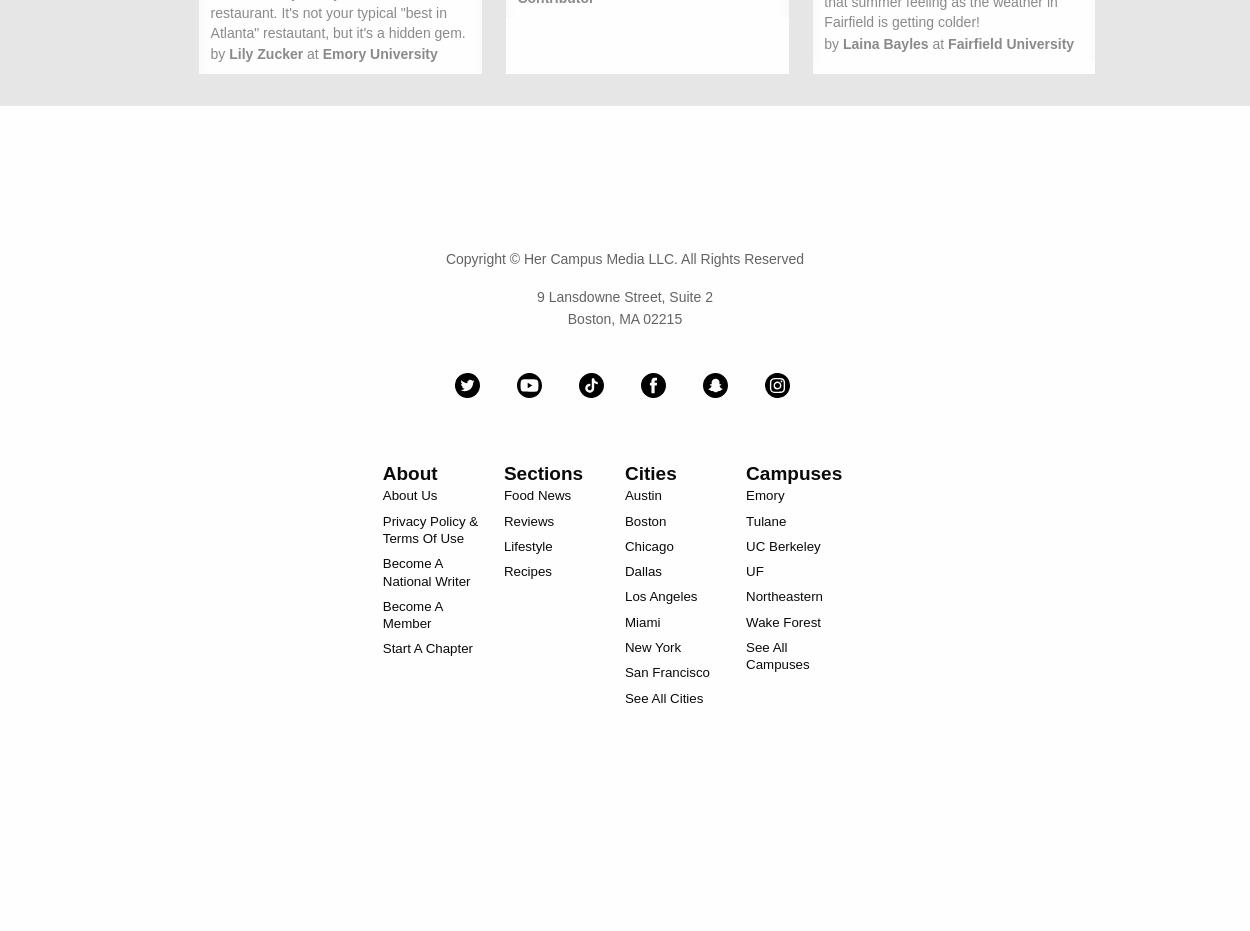 Image resolution: width=1250 pixels, height=931 pixels. What do you see at coordinates (623, 295) in the screenshot?
I see `'9 Lansdowne Street, Suite 2'` at bounding box center [623, 295].